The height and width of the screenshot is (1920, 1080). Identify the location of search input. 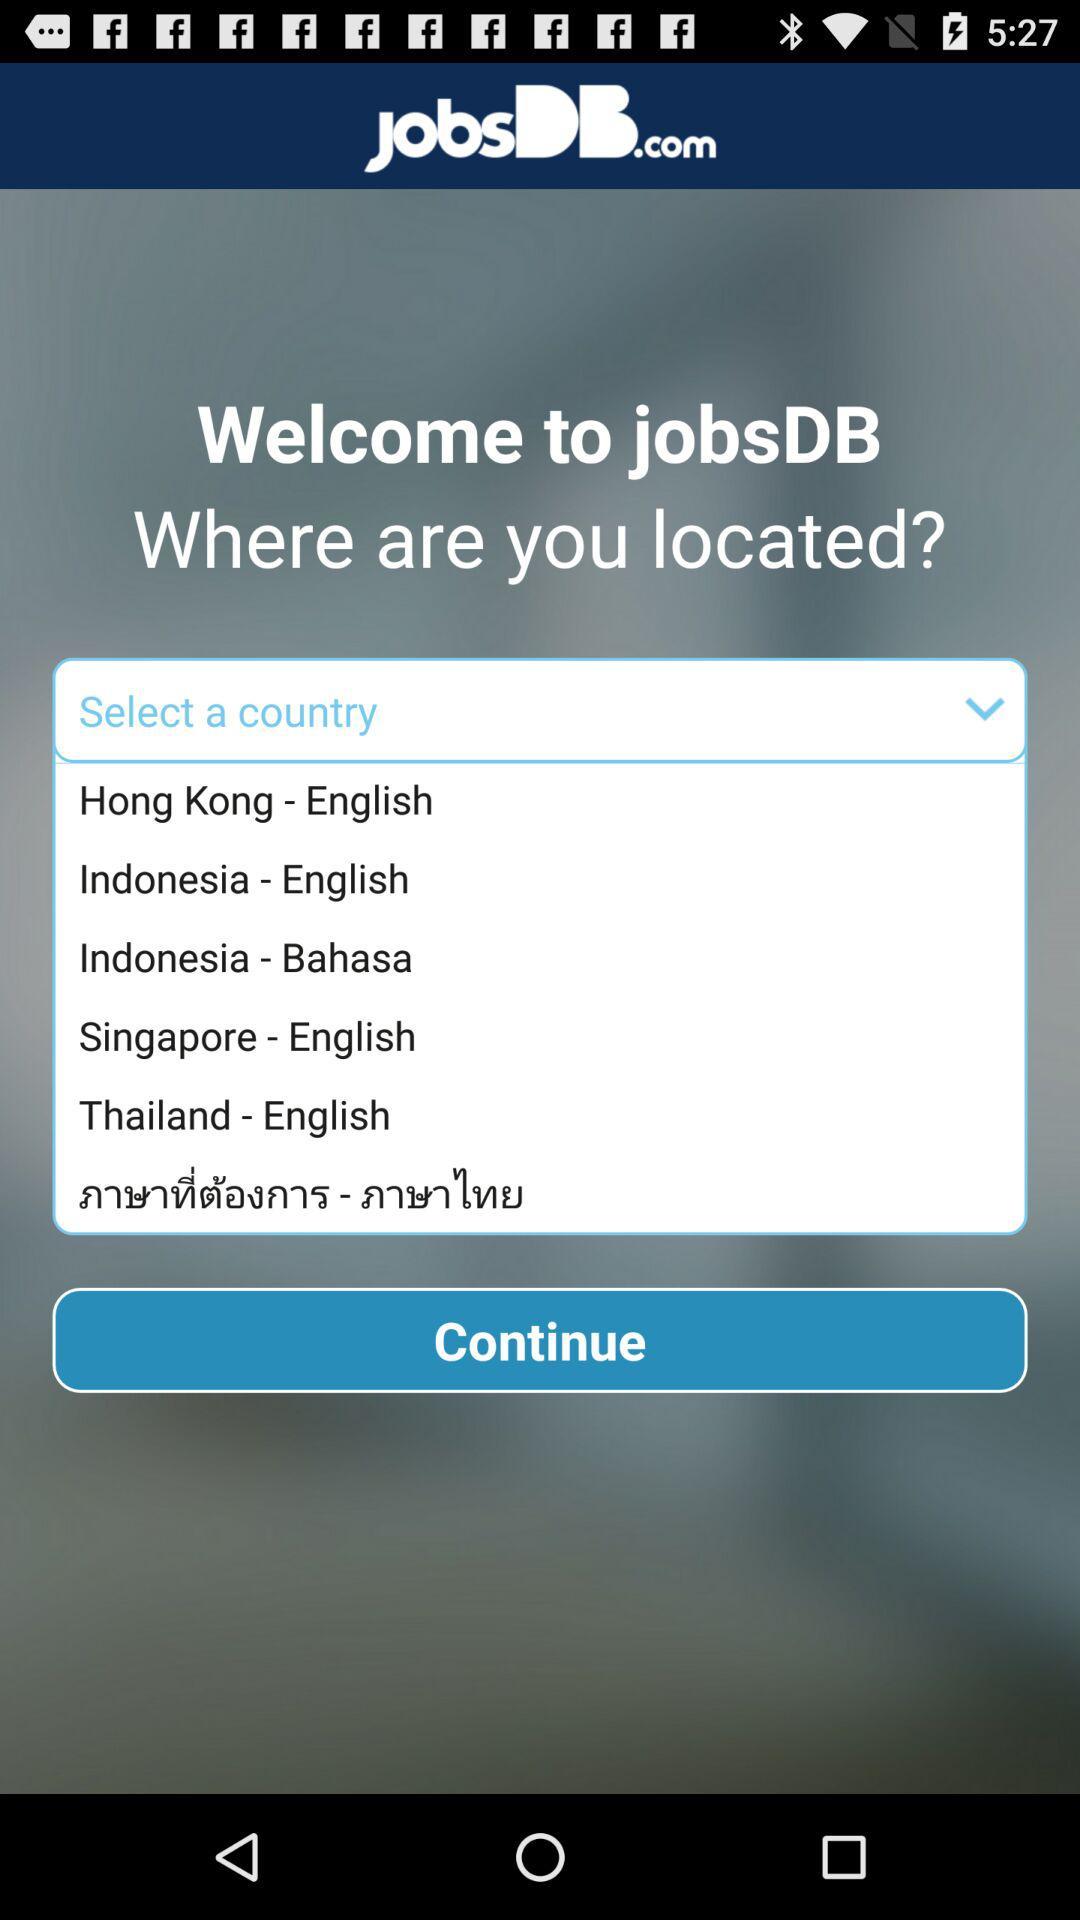
(668, 710).